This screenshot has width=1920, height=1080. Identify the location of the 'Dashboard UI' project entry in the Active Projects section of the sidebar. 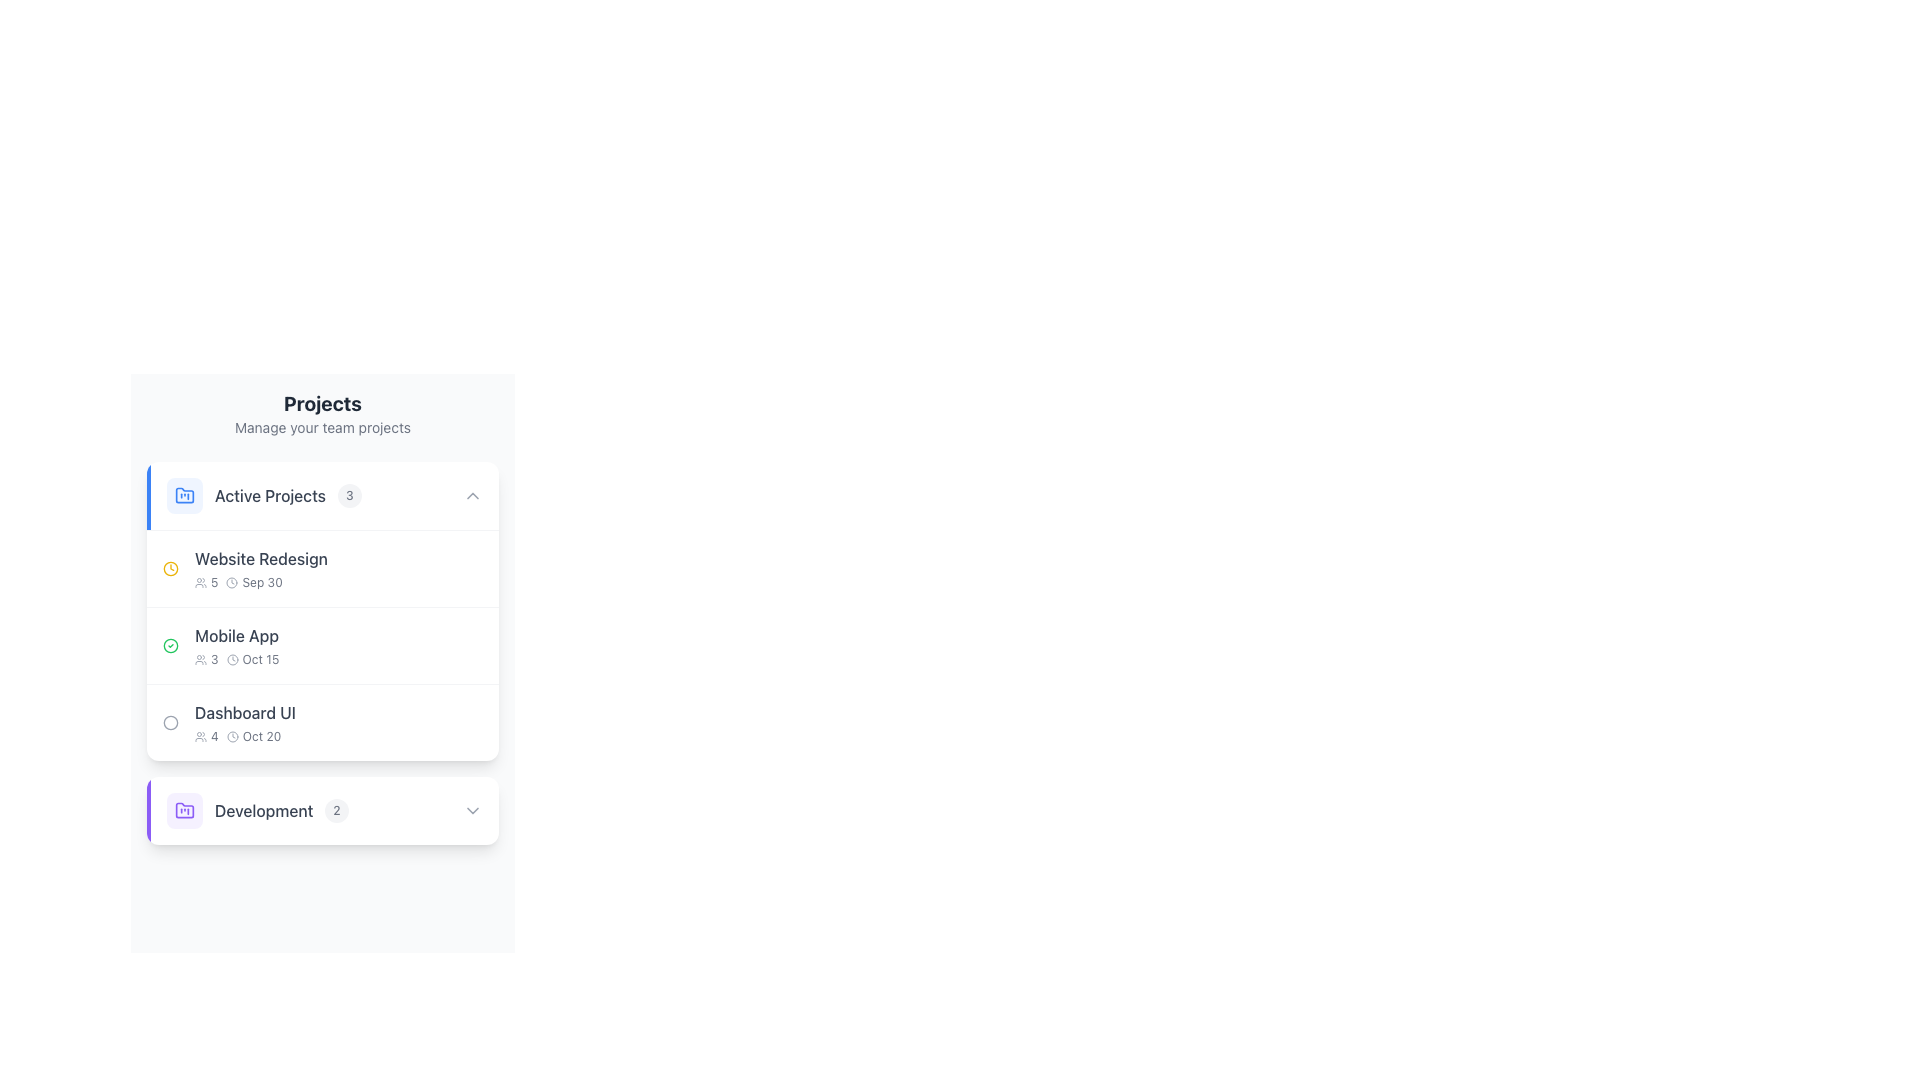
(229, 722).